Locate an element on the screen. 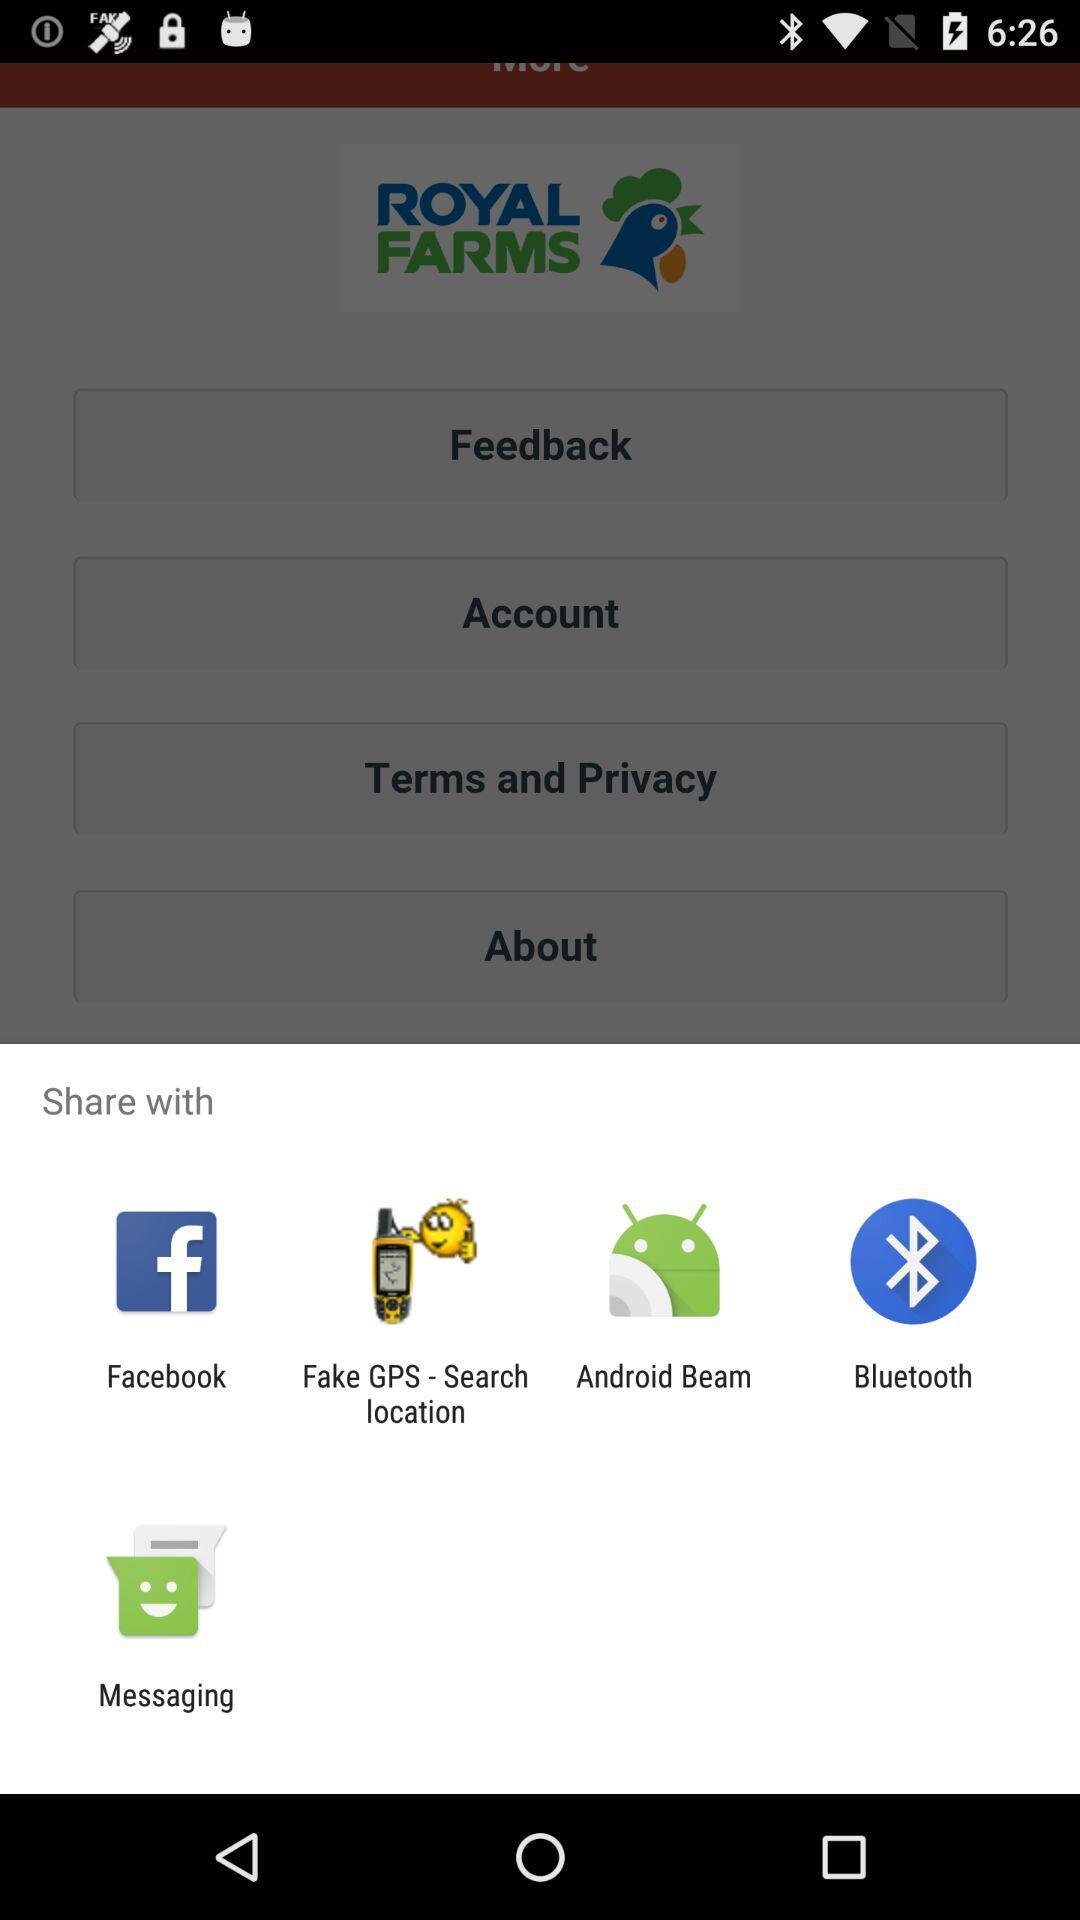 The height and width of the screenshot is (1920, 1080). the item next to bluetooth item is located at coordinates (664, 1392).